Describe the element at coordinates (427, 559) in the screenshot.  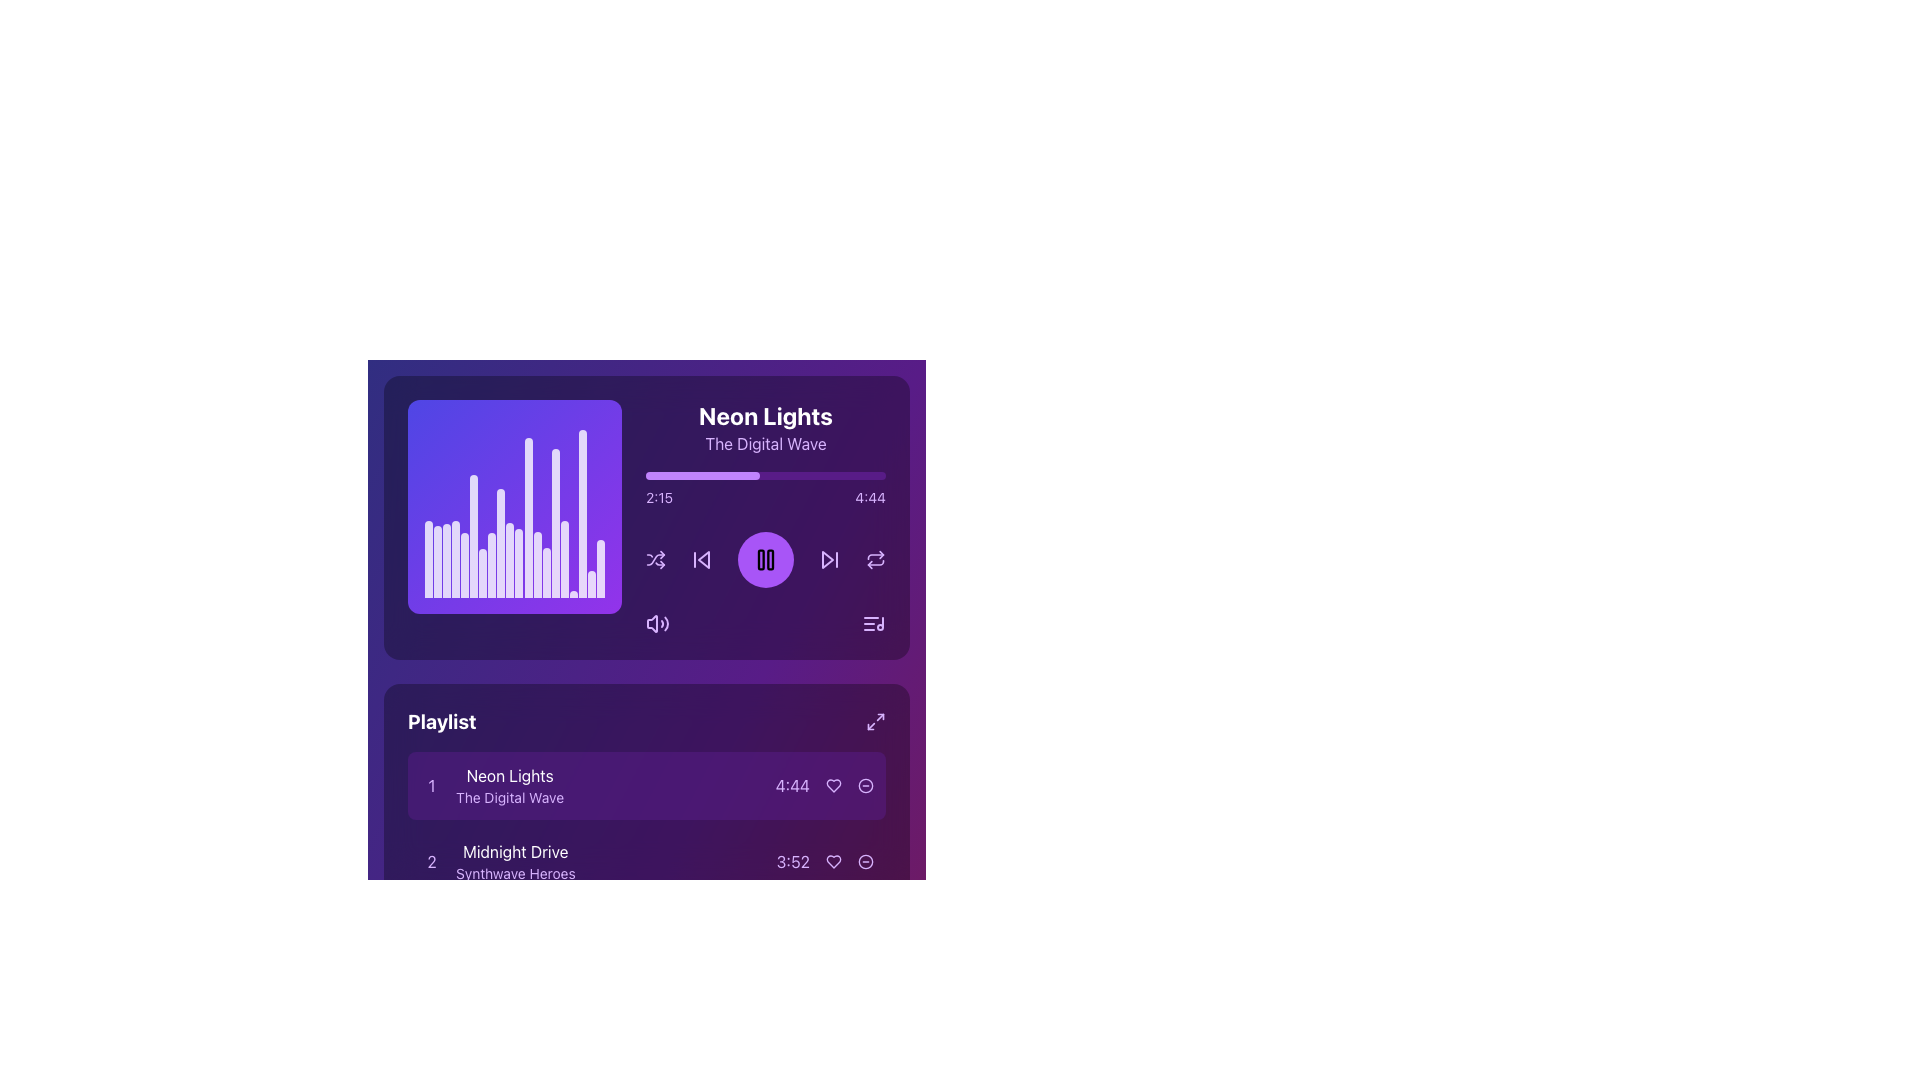
I see `the first vertical white bar in the graph visualization area located in the top-left portion of the interface` at that location.